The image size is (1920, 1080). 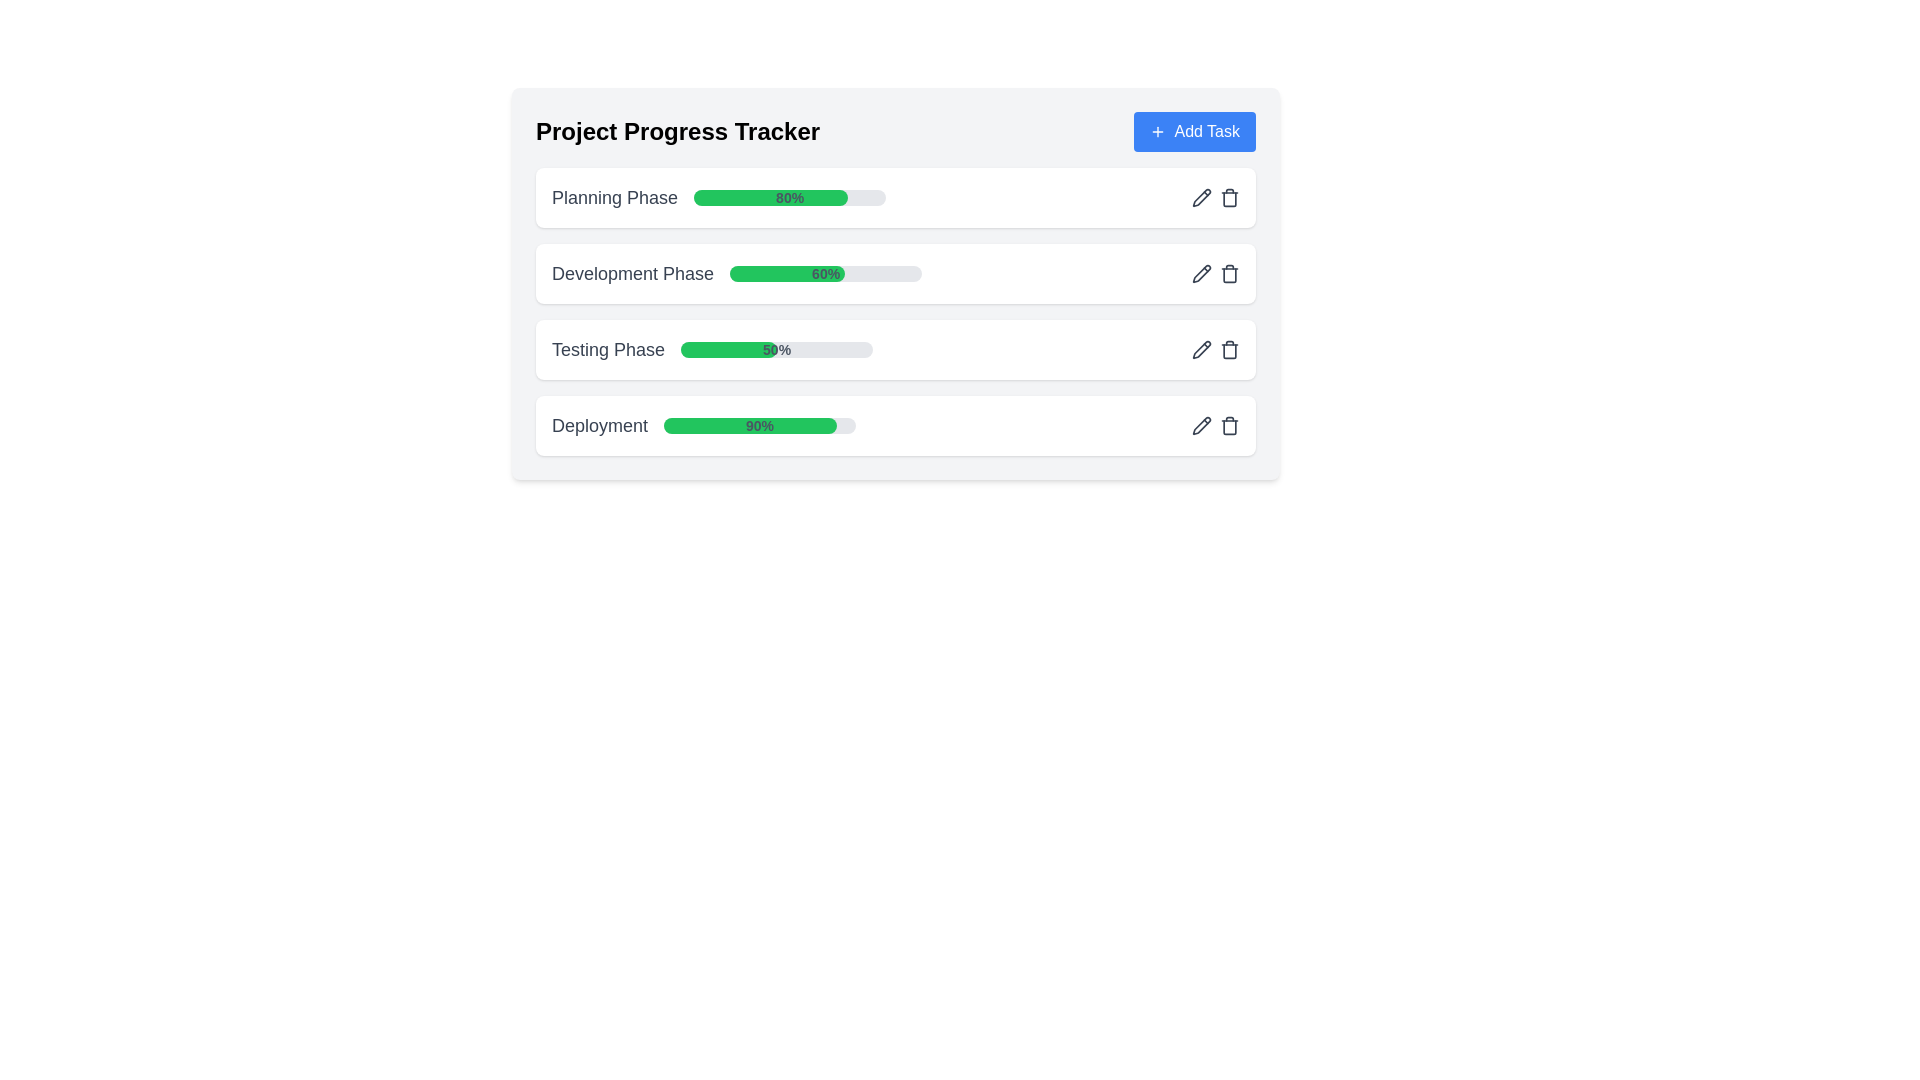 I want to click on the pencil icon button, which is dark gray and positioned to the left of a trash bin icon, so click(x=1200, y=197).